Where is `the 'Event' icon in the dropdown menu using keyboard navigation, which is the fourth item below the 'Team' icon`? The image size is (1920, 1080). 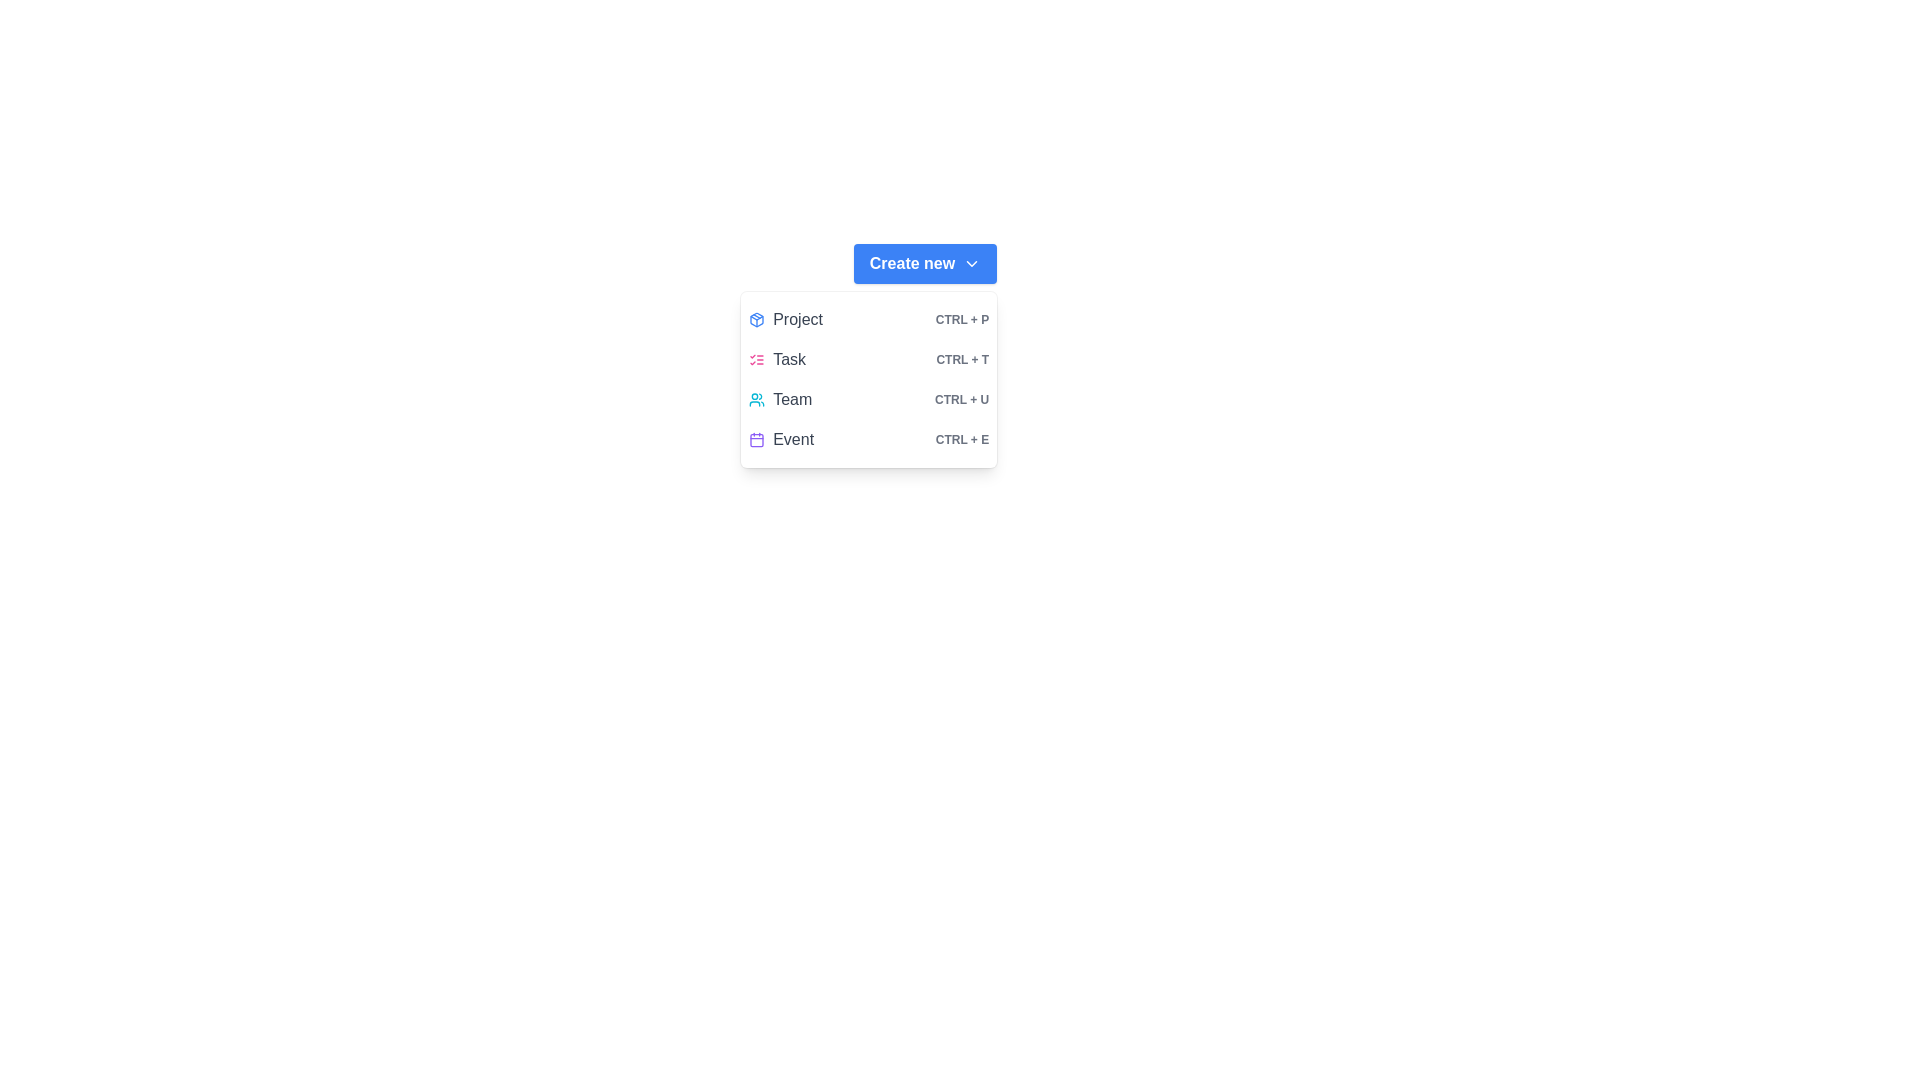
the 'Event' icon in the dropdown menu using keyboard navigation, which is the fourth item below the 'Team' icon is located at coordinates (756, 439).